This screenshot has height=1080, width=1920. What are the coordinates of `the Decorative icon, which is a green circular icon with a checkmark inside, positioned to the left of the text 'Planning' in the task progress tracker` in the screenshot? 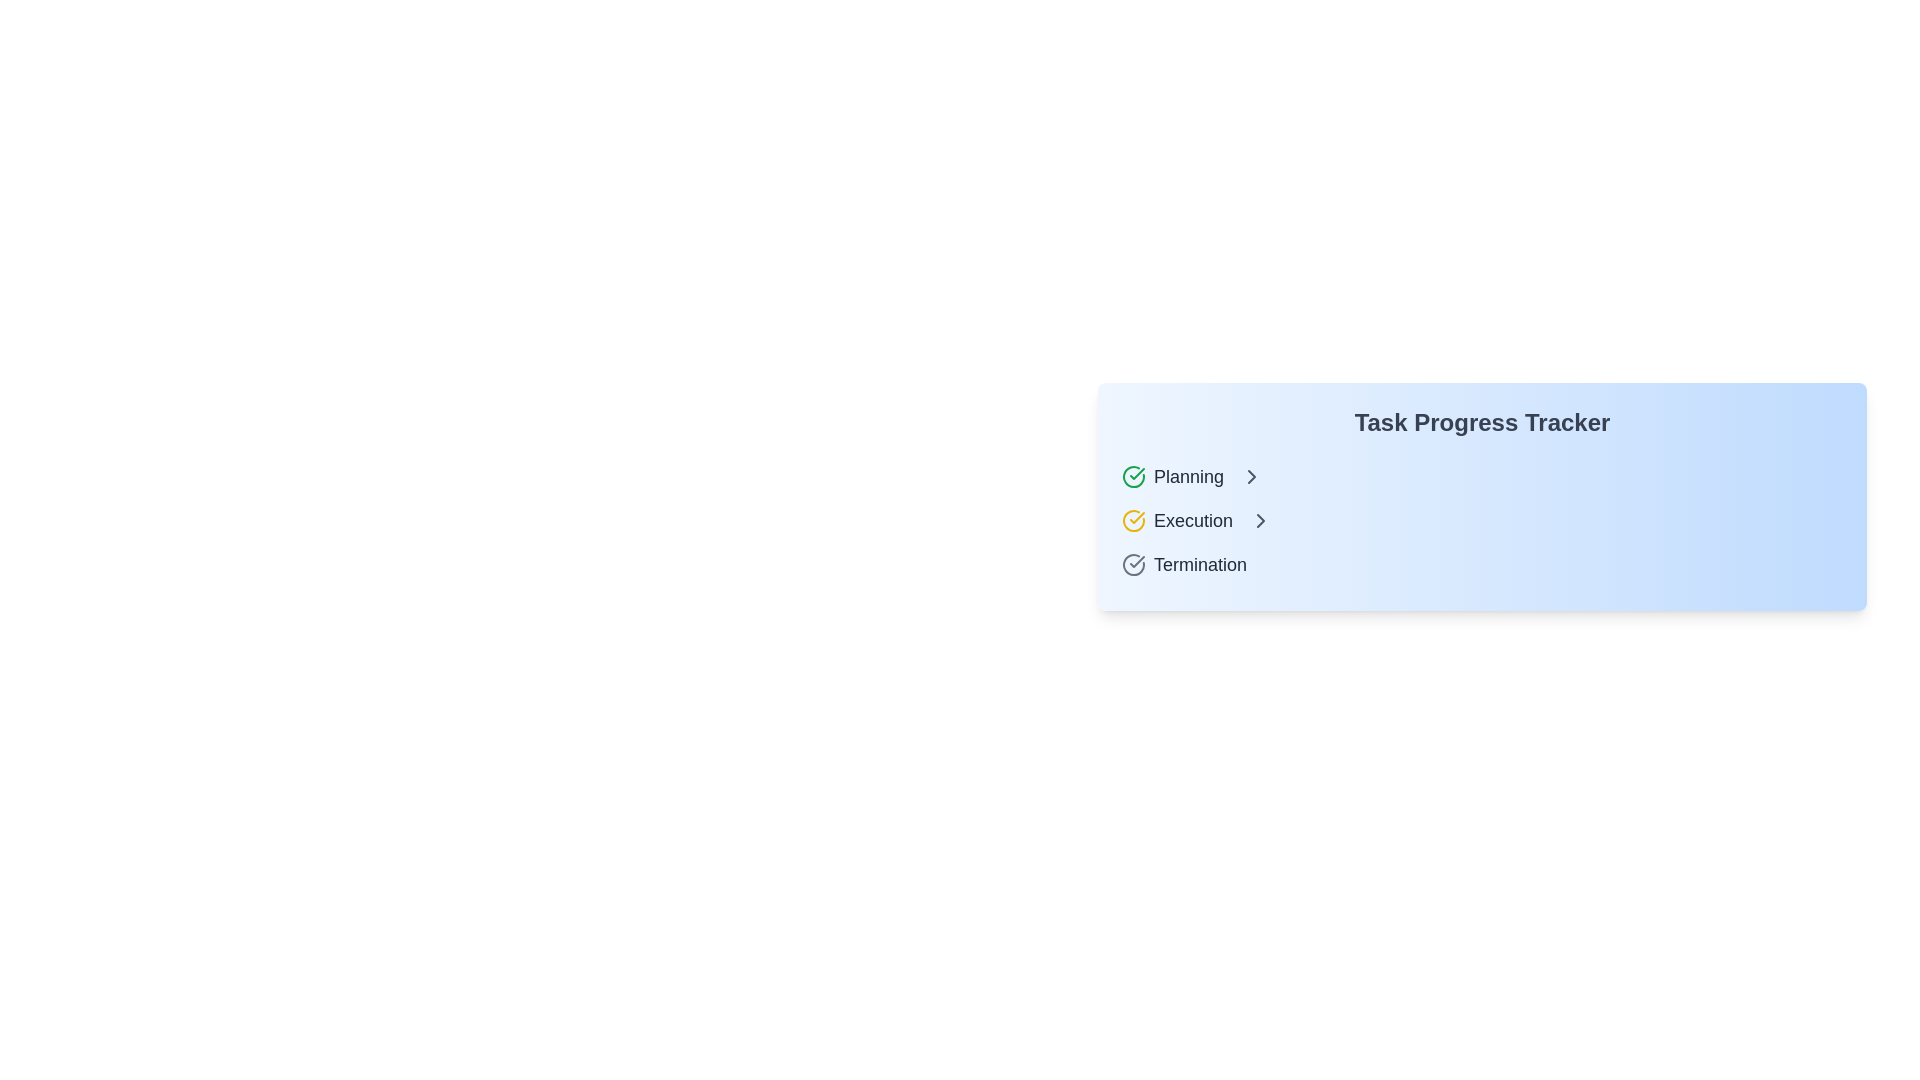 It's located at (1133, 477).